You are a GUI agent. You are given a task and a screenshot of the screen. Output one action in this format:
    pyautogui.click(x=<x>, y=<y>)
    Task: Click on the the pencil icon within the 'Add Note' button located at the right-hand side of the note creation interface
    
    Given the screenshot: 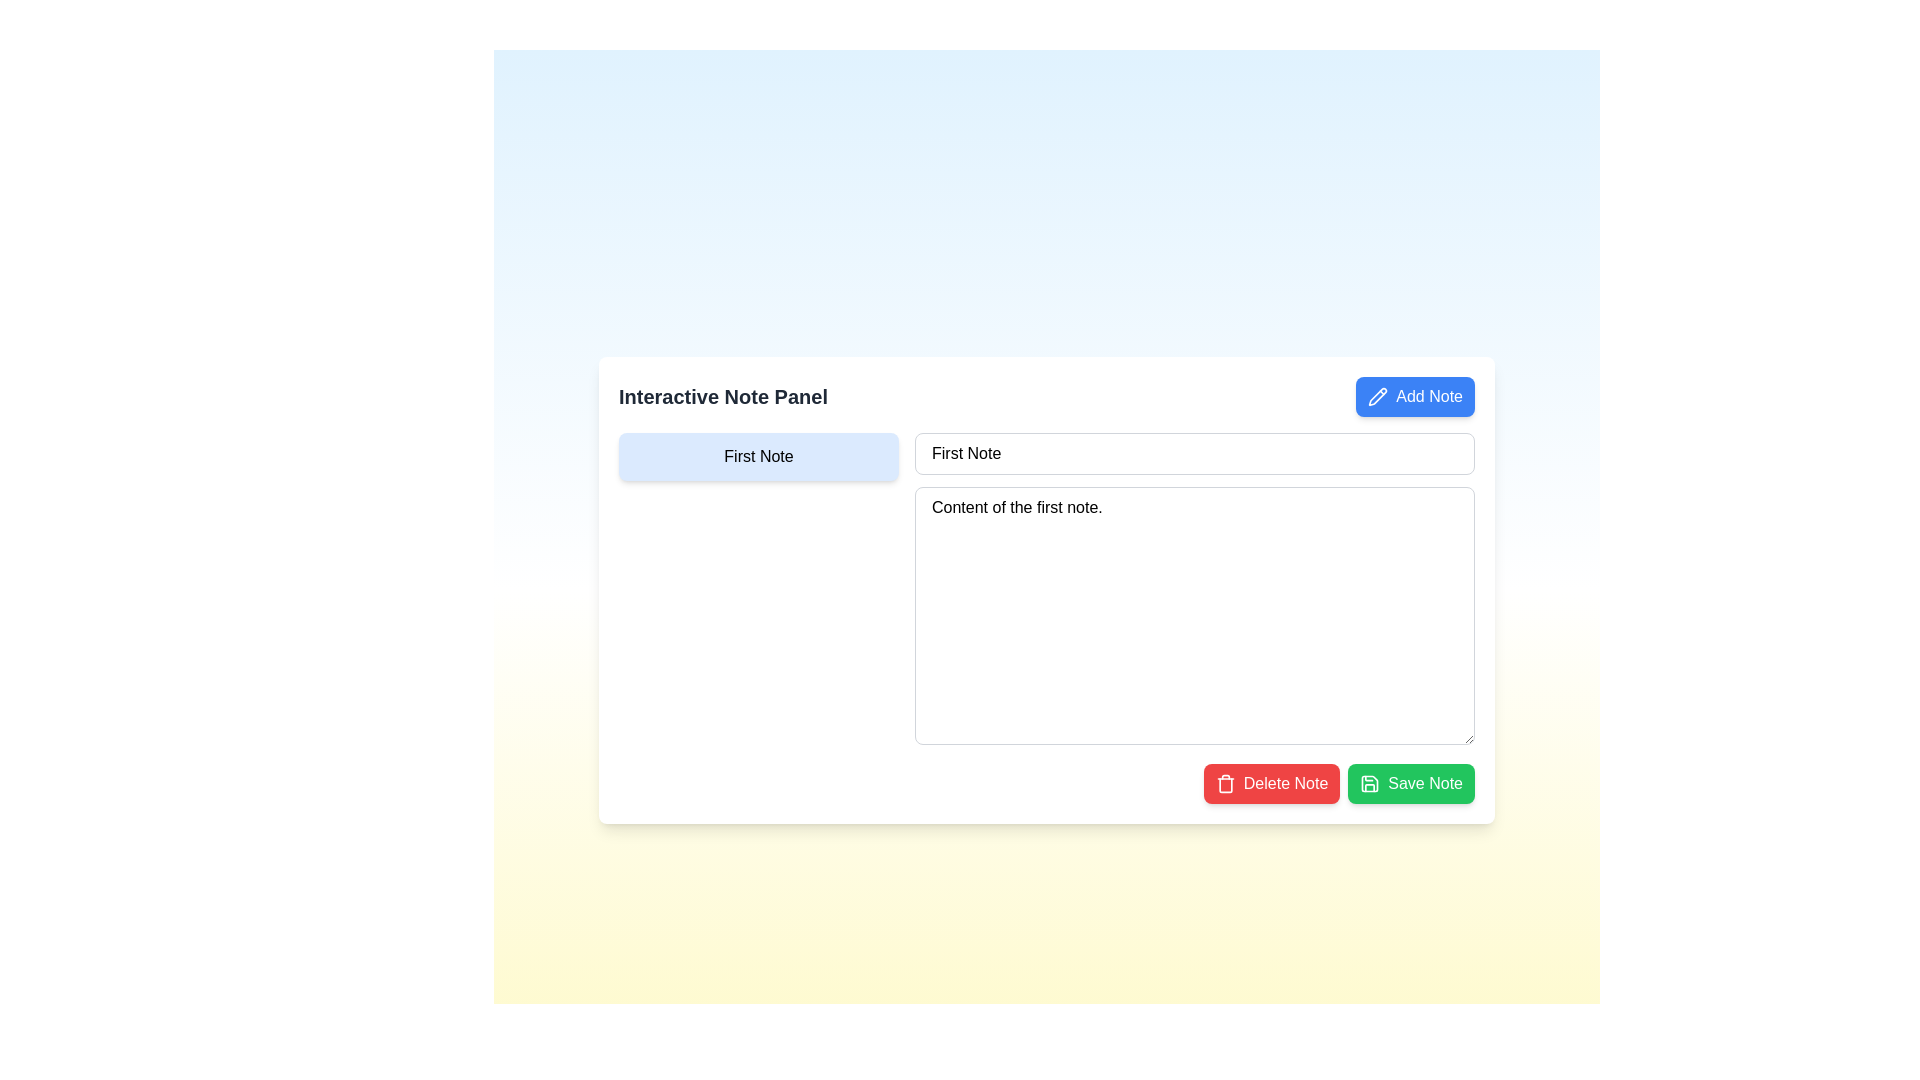 What is the action you would take?
    pyautogui.click(x=1377, y=396)
    